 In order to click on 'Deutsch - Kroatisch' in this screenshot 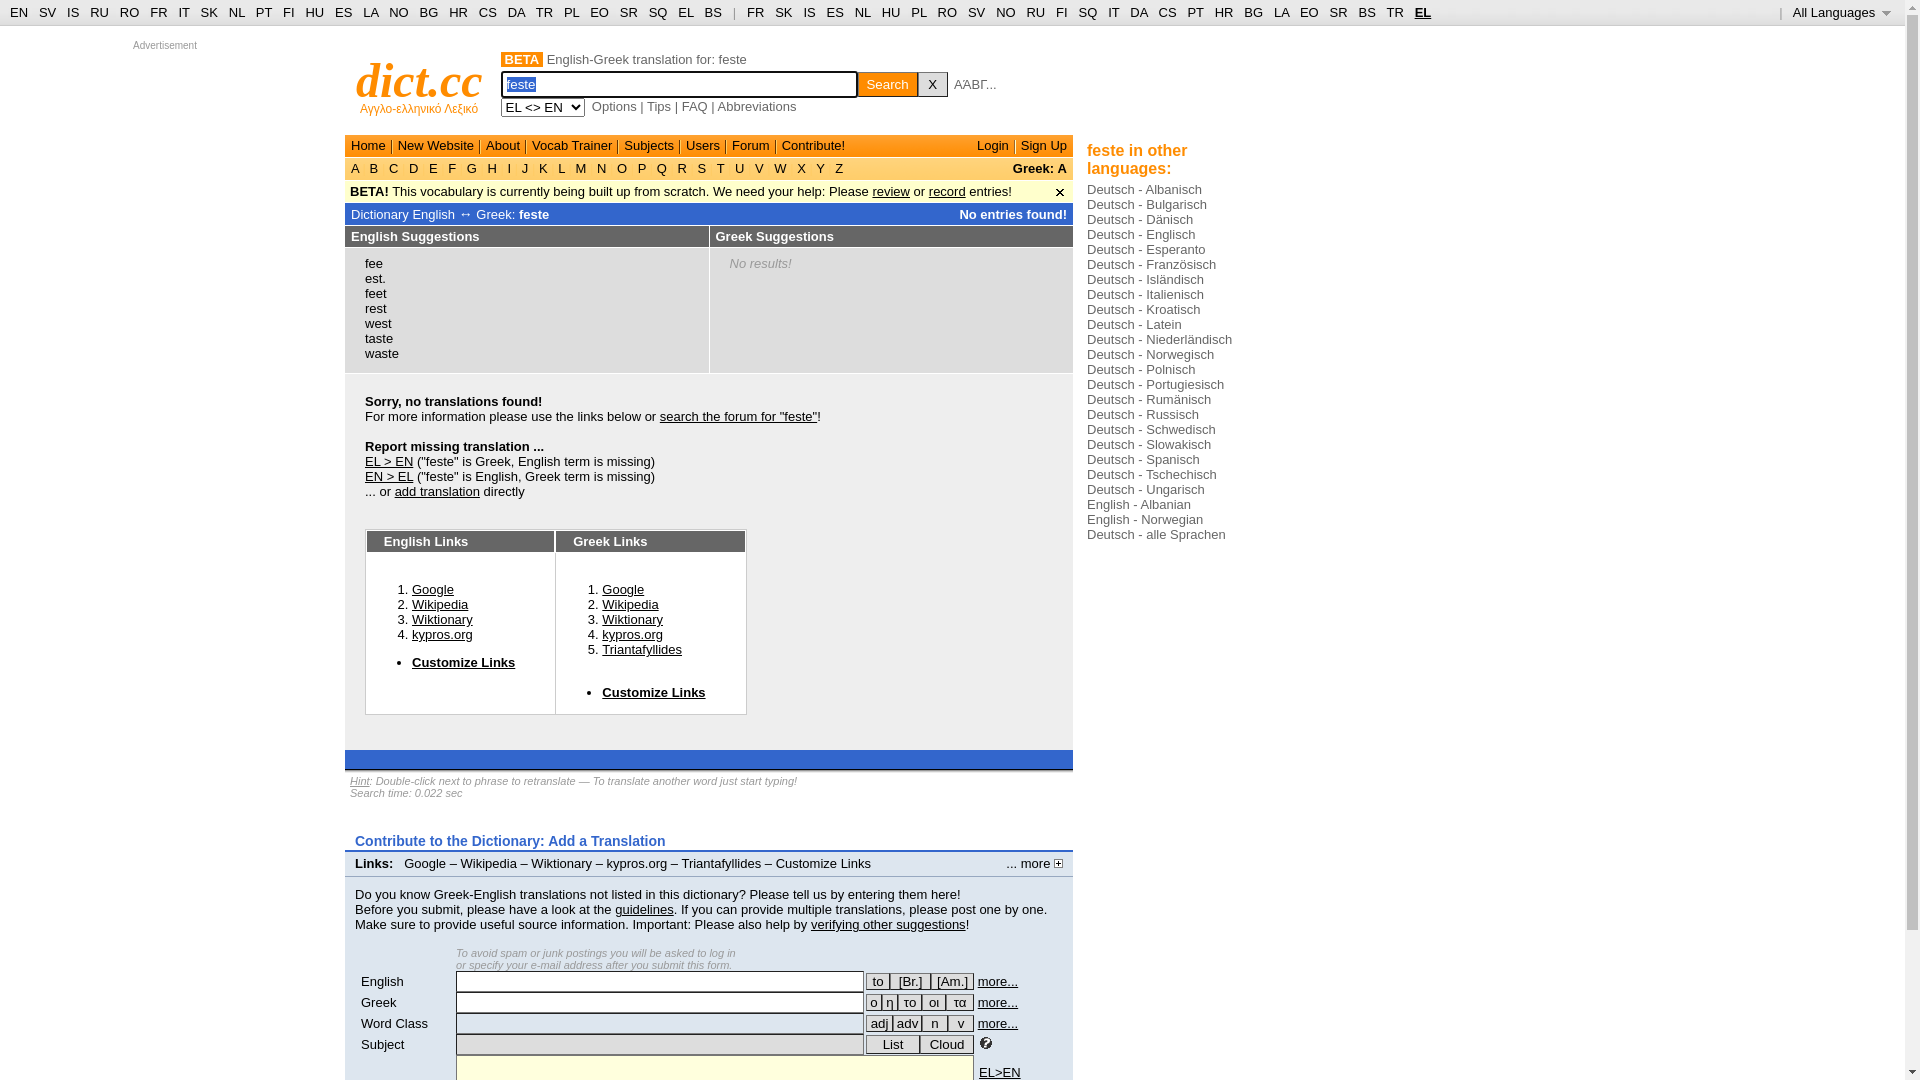, I will do `click(1143, 309)`.